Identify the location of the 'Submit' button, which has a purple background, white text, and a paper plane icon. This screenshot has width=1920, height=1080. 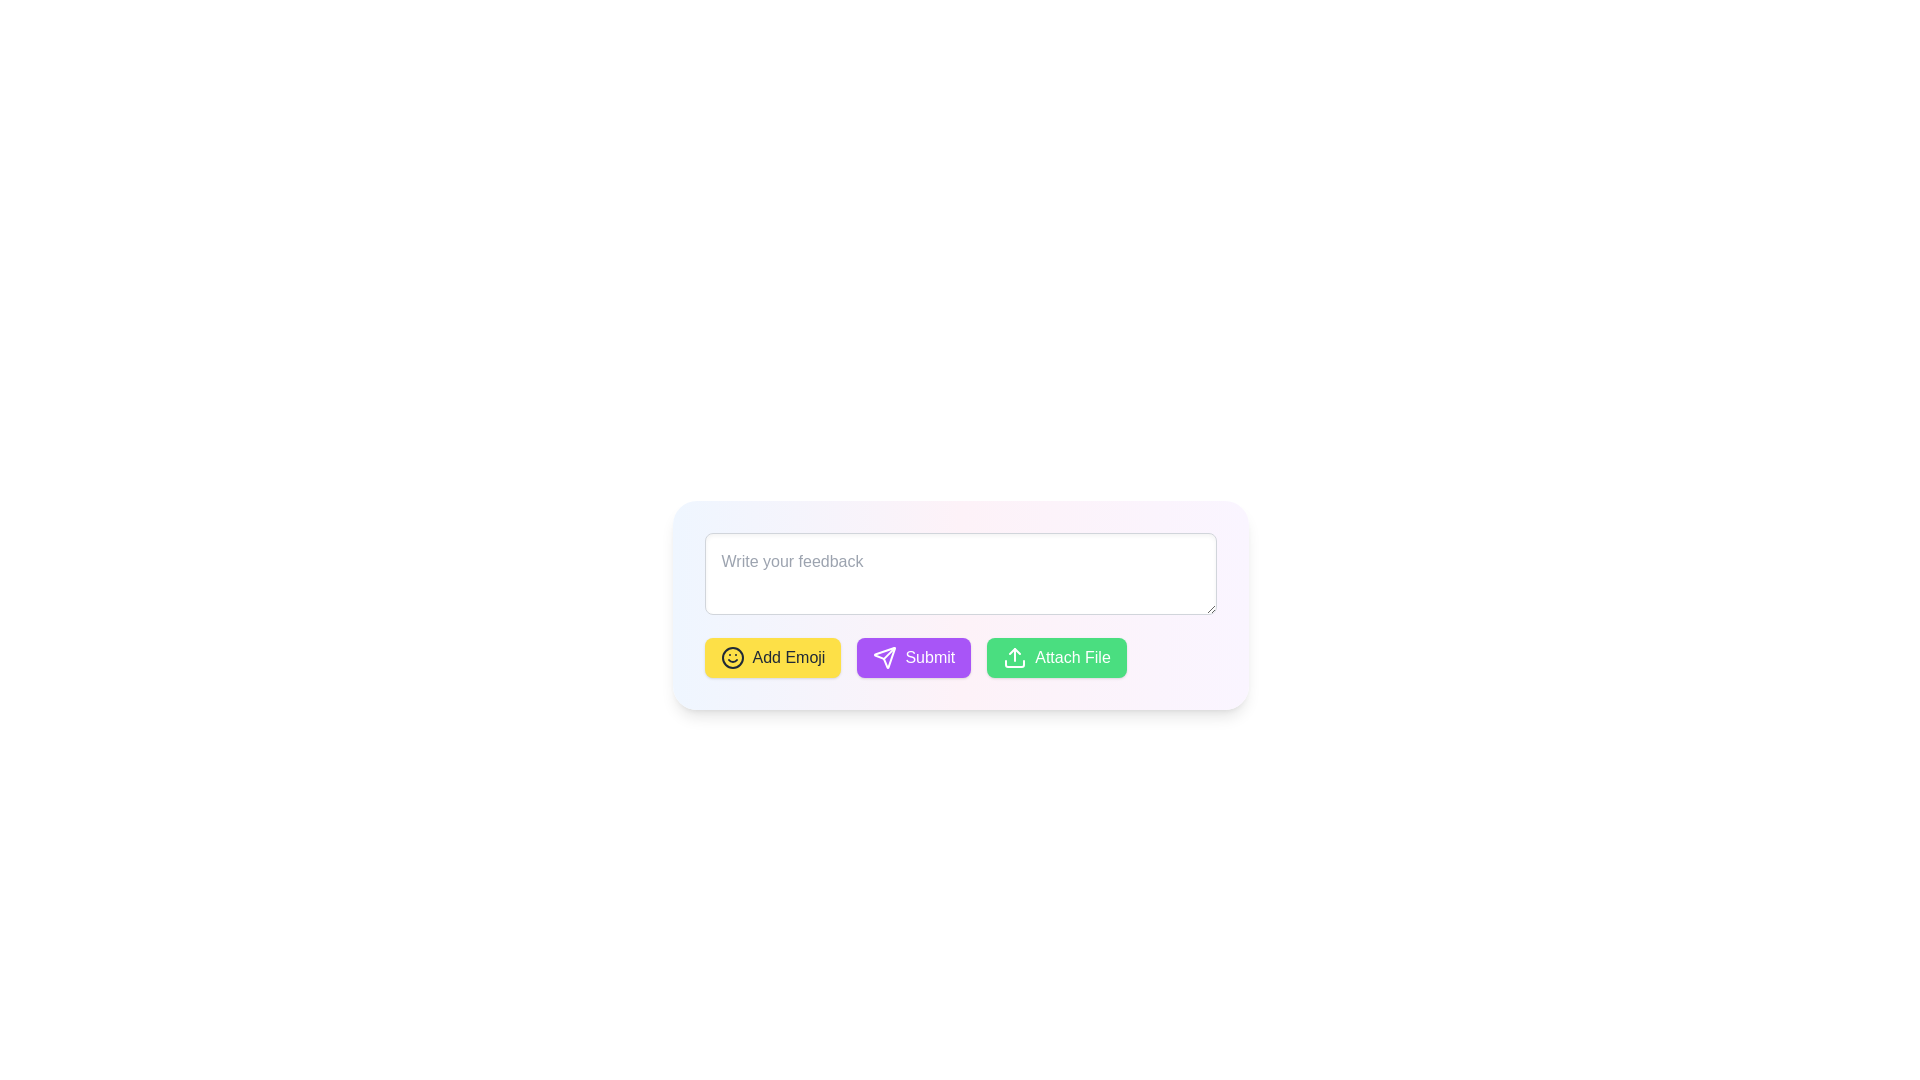
(913, 658).